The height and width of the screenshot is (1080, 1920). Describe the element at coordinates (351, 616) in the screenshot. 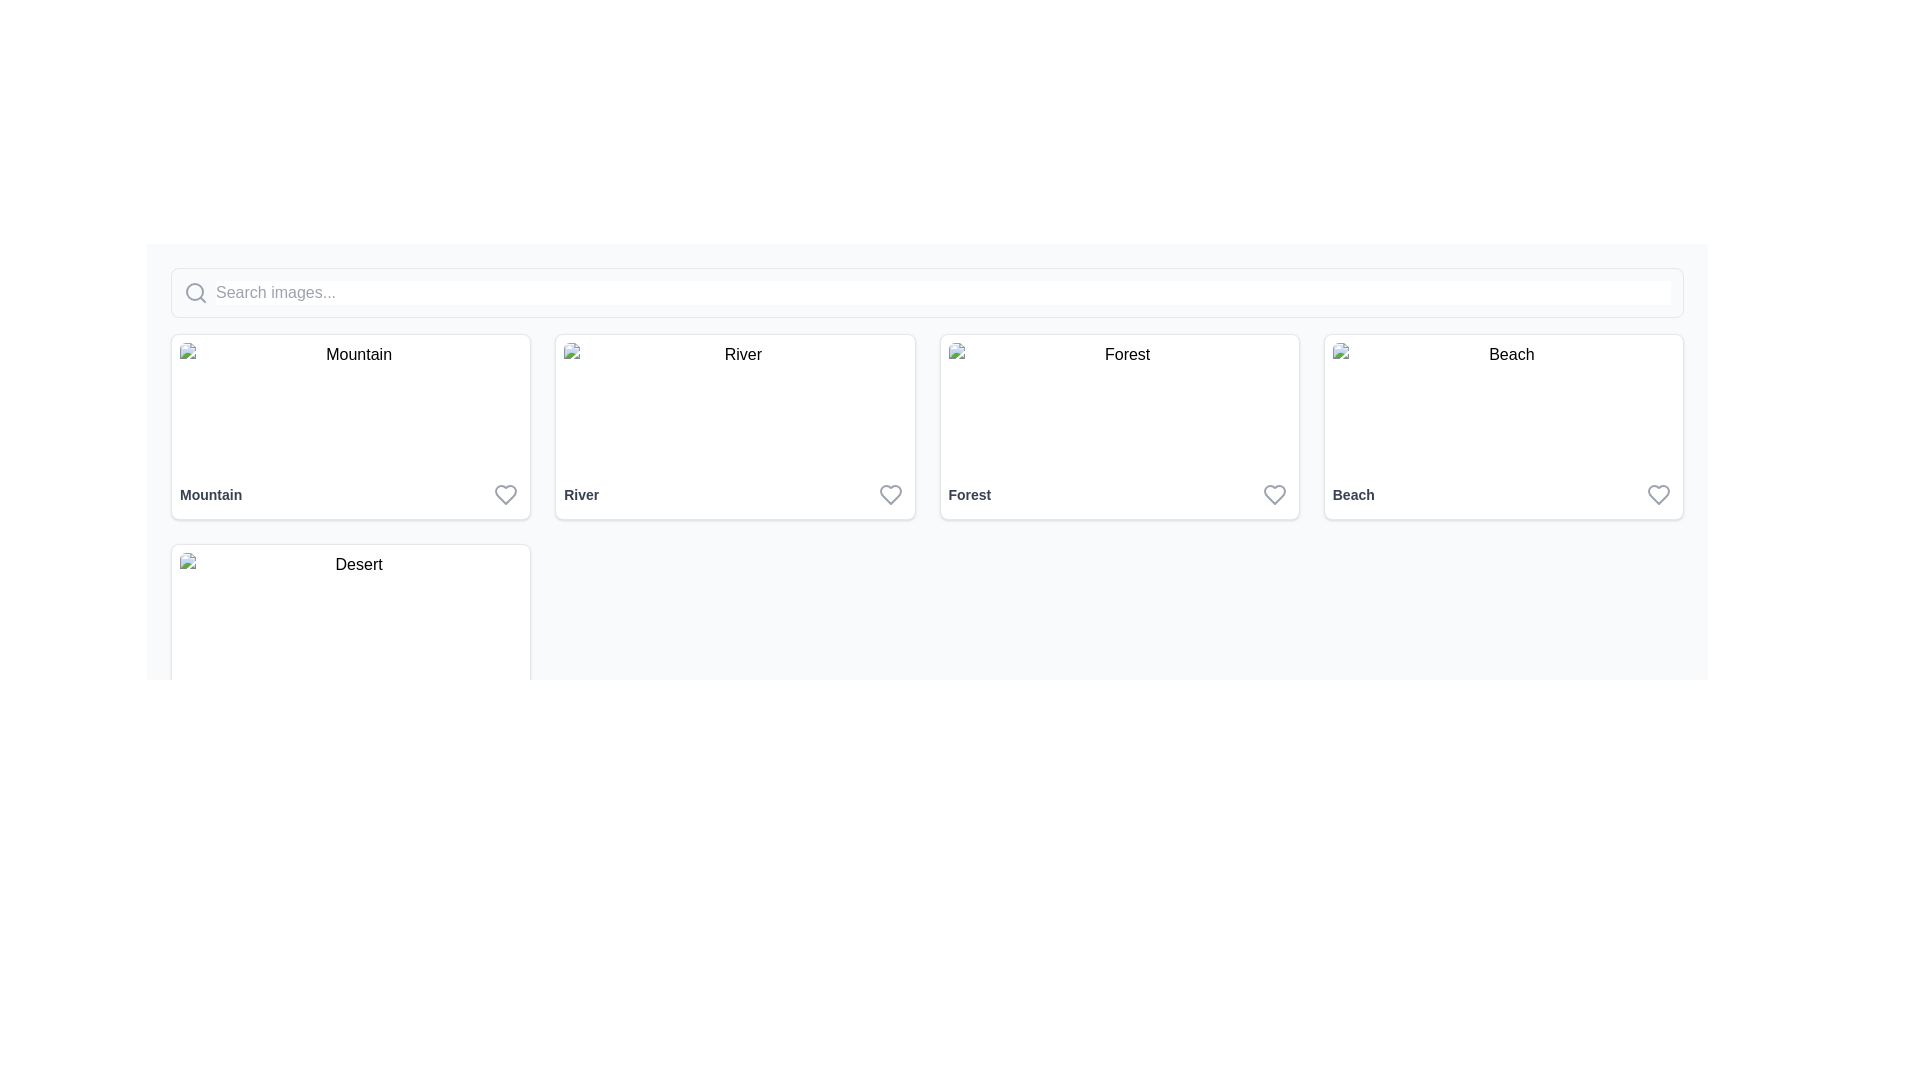

I see `the image representing the desert located` at that location.